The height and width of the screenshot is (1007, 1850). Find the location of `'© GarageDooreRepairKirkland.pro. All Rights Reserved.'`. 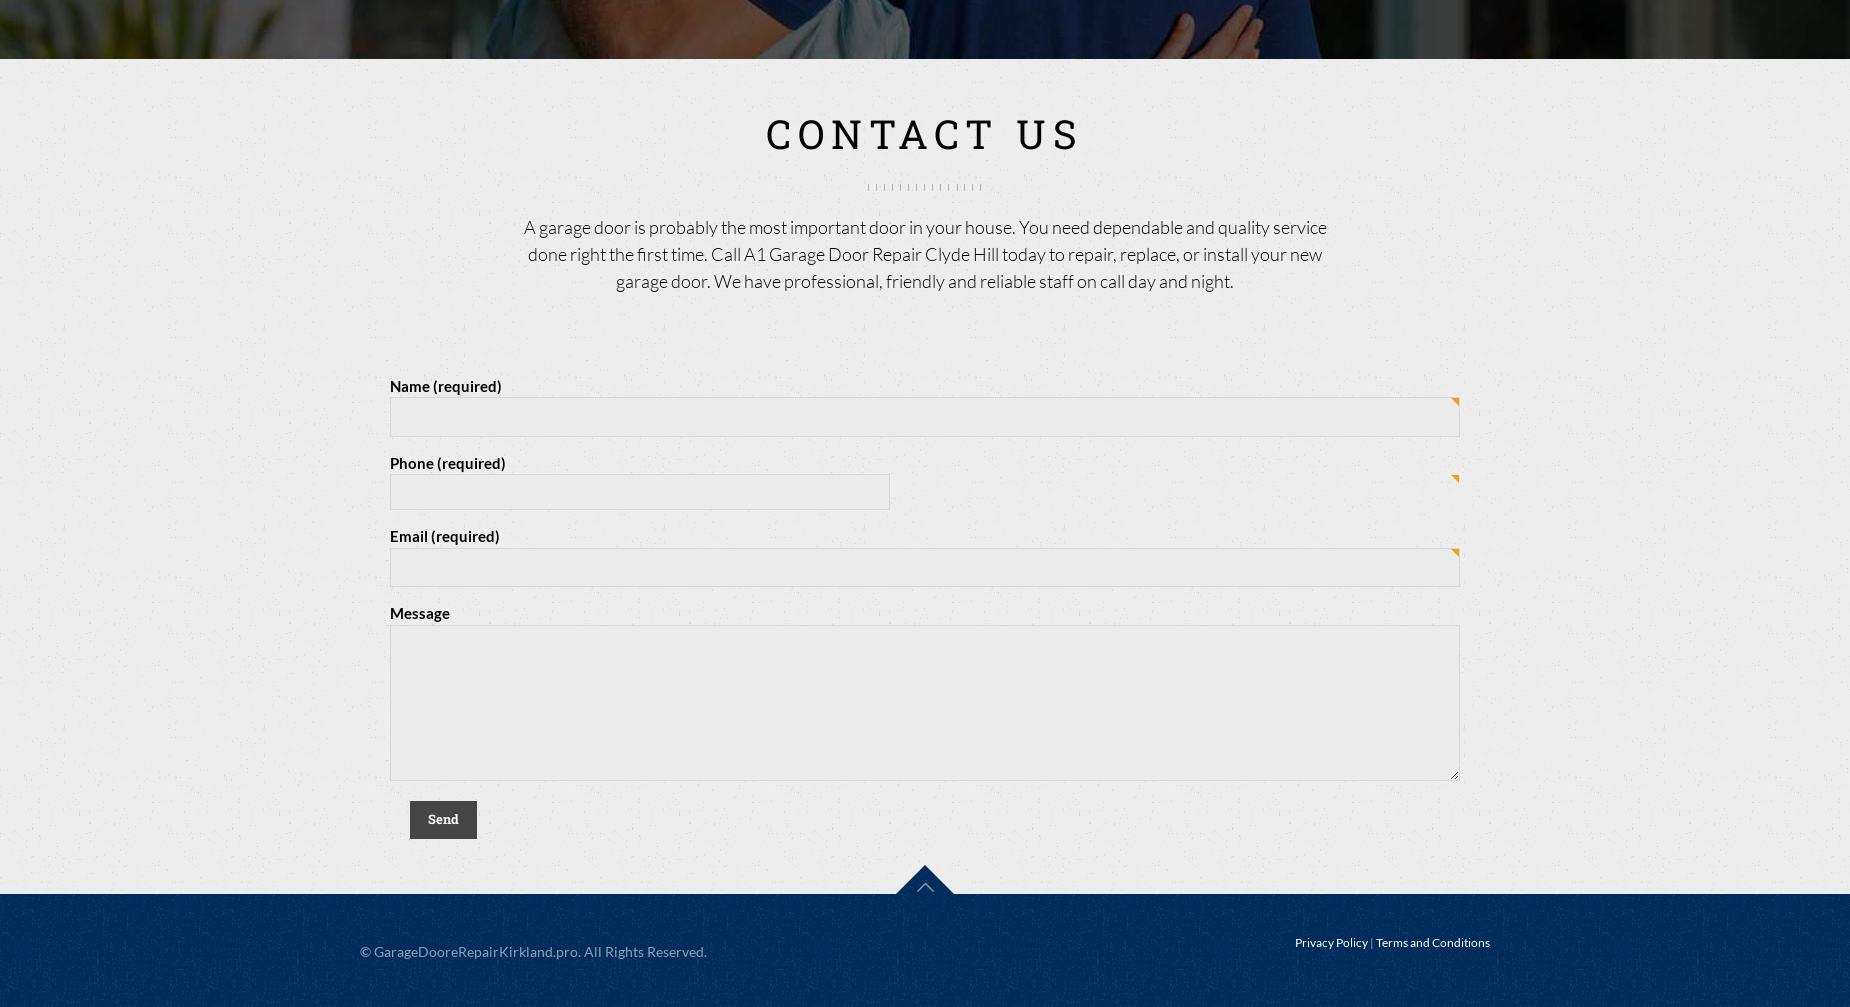

'© GarageDooreRepairKirkland.pro. All Rights Reserved.' is located at coordinates (533, 949).